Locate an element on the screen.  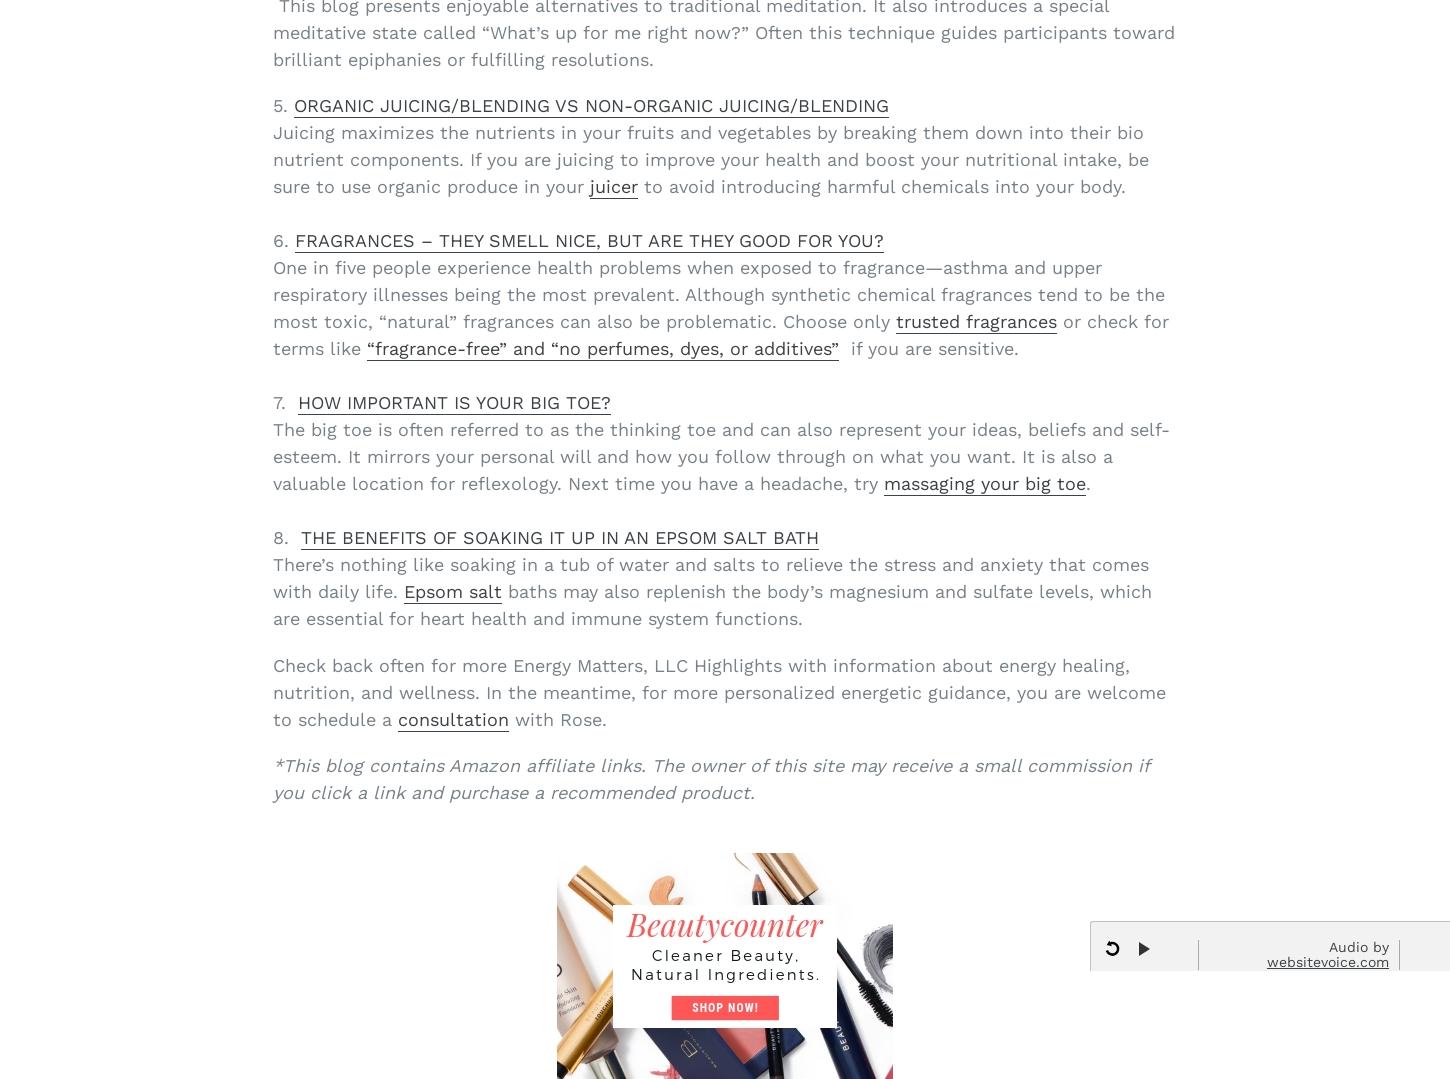
'.' is located at coordinates (1086, 482).